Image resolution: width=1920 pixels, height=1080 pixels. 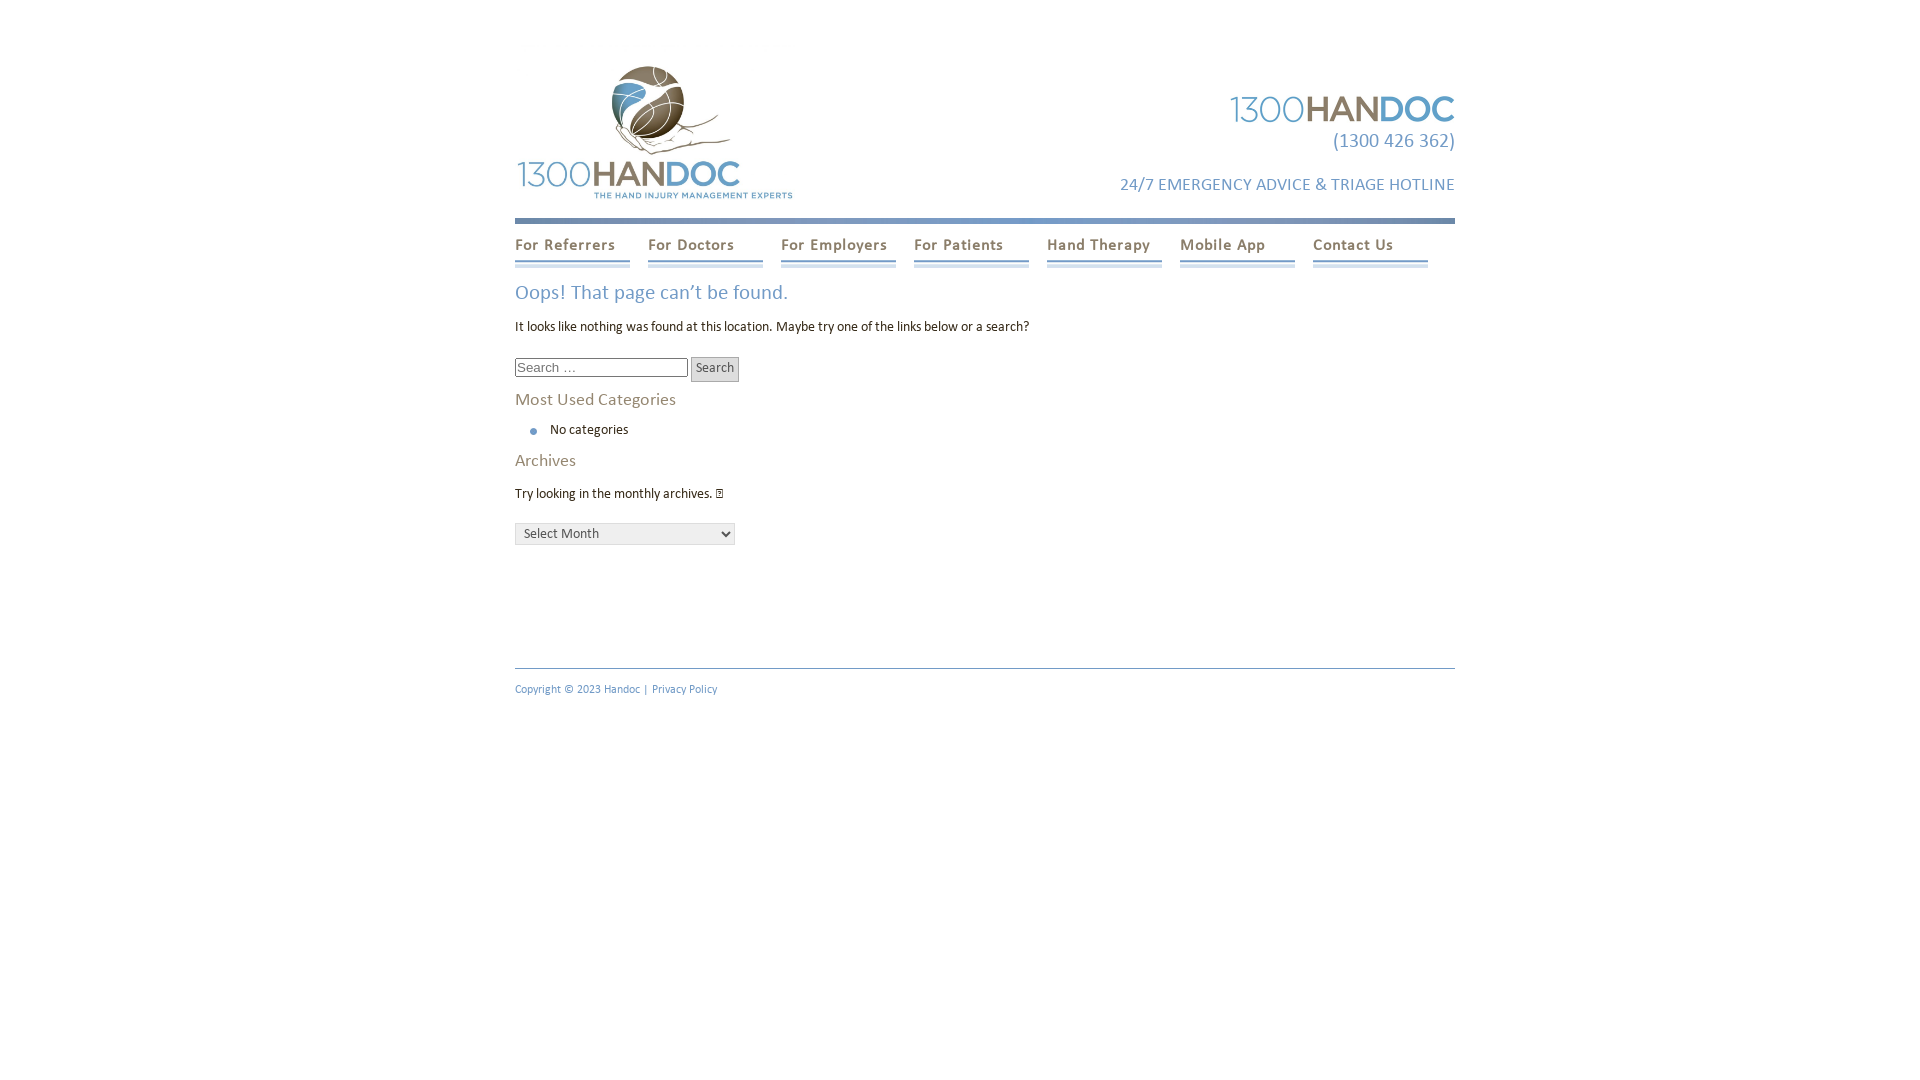 What do you see at coordinates (684, 689) in the screenshot?
I see `'Privacy Policy'` at bounding box center [684, 689].